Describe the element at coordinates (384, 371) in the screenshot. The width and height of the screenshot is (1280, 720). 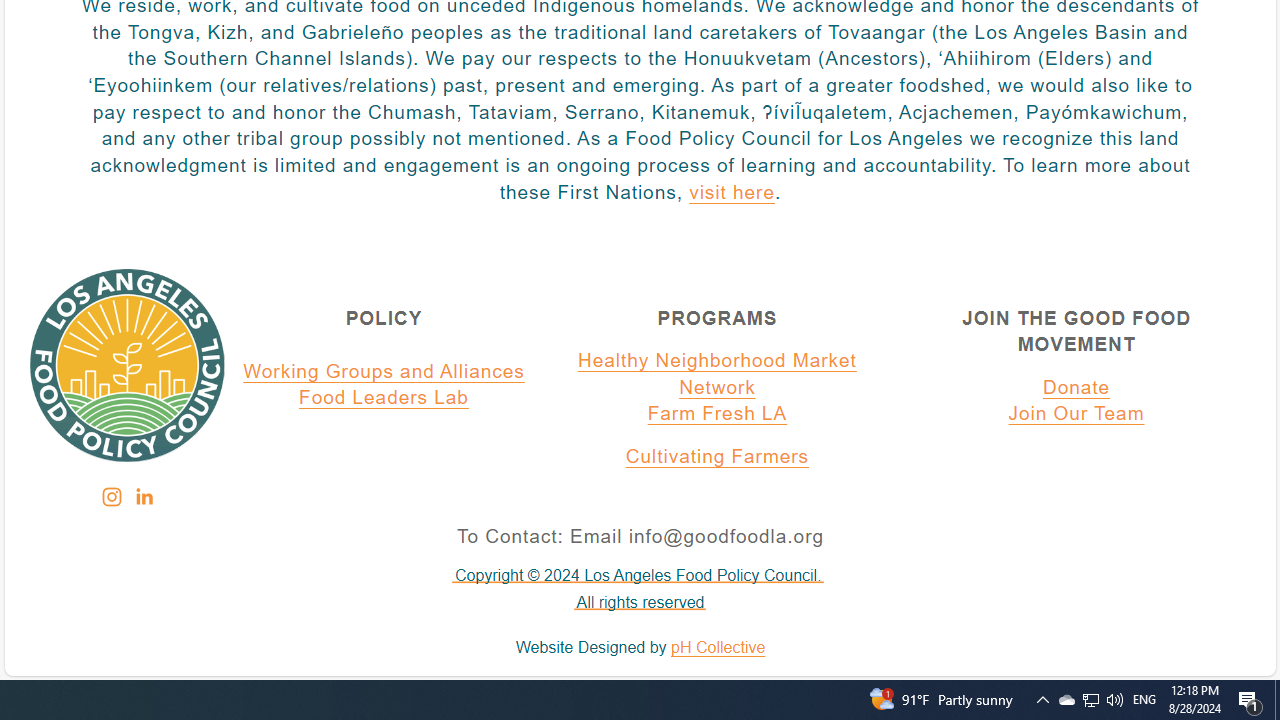
I see `'Working Groups and Alliances'` at that location.